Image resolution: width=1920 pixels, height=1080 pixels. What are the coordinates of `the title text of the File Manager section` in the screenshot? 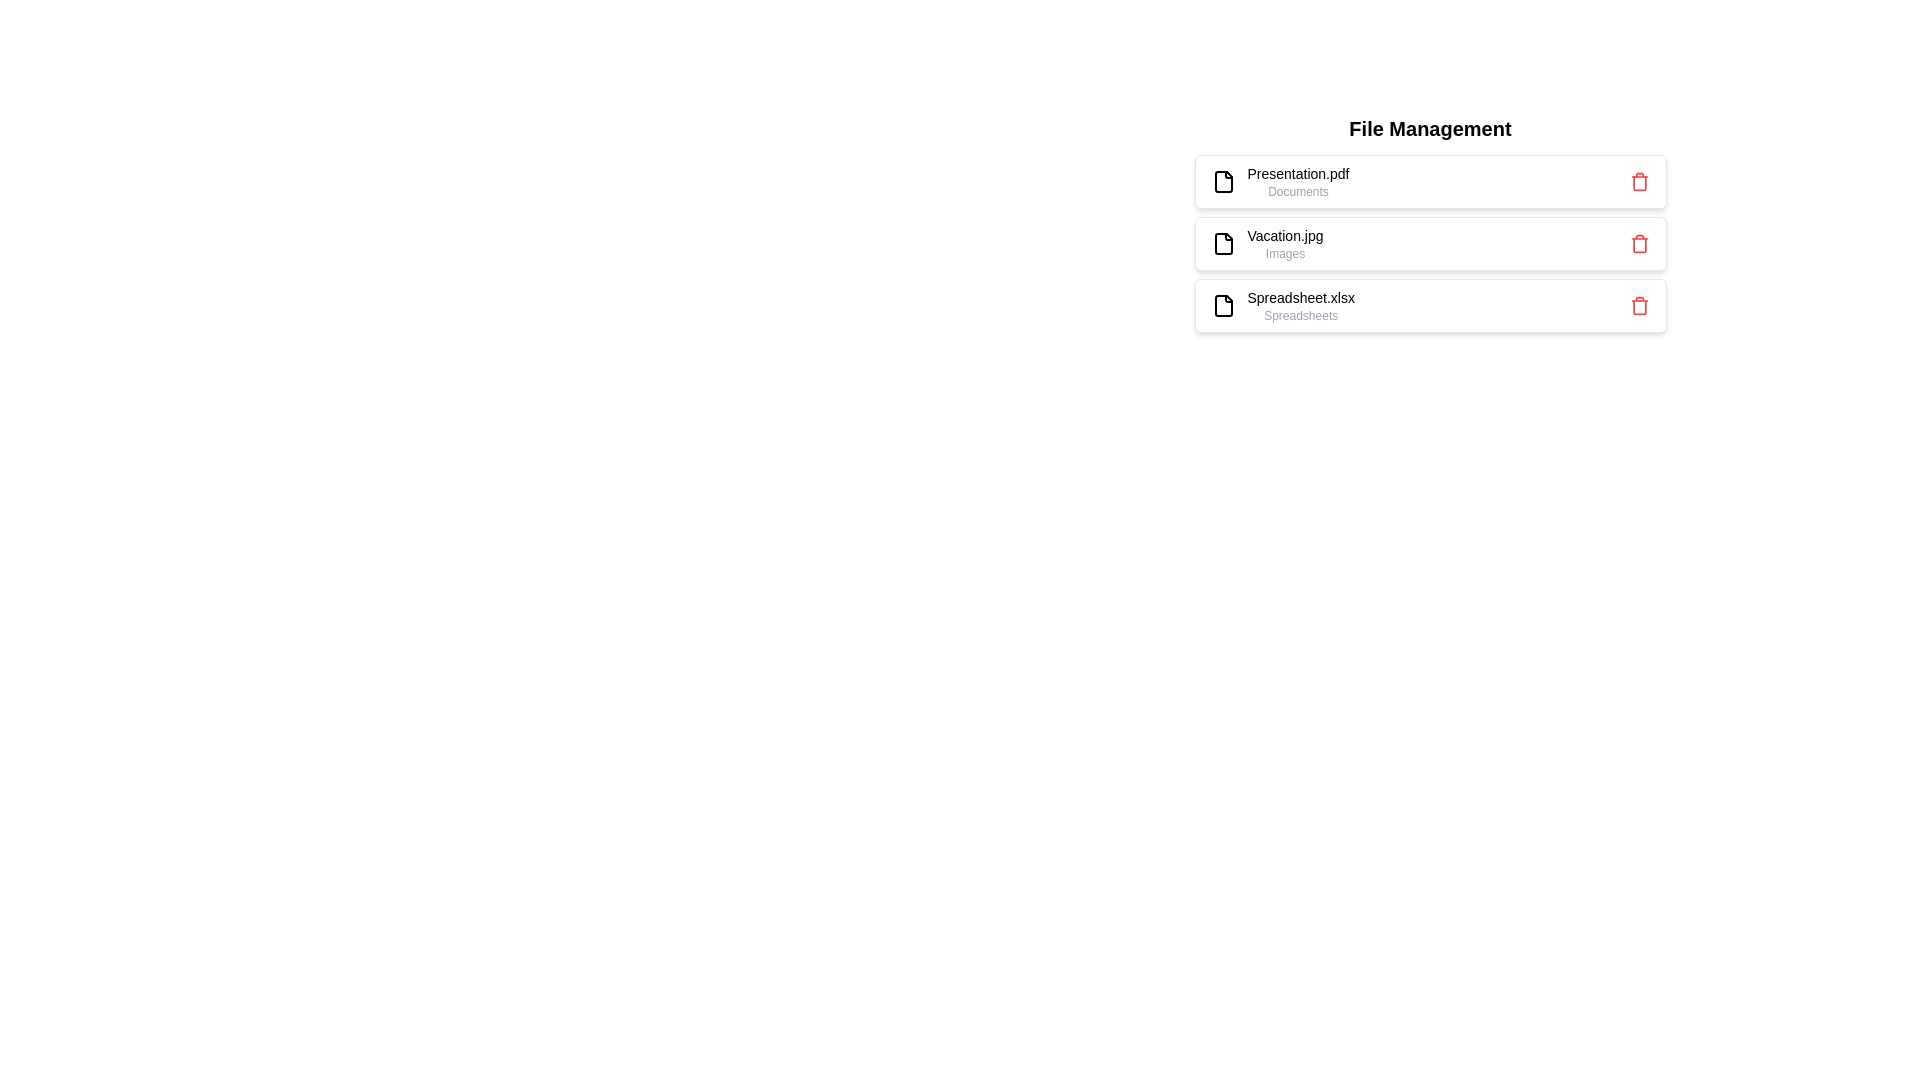 It's located at (1429, 128).